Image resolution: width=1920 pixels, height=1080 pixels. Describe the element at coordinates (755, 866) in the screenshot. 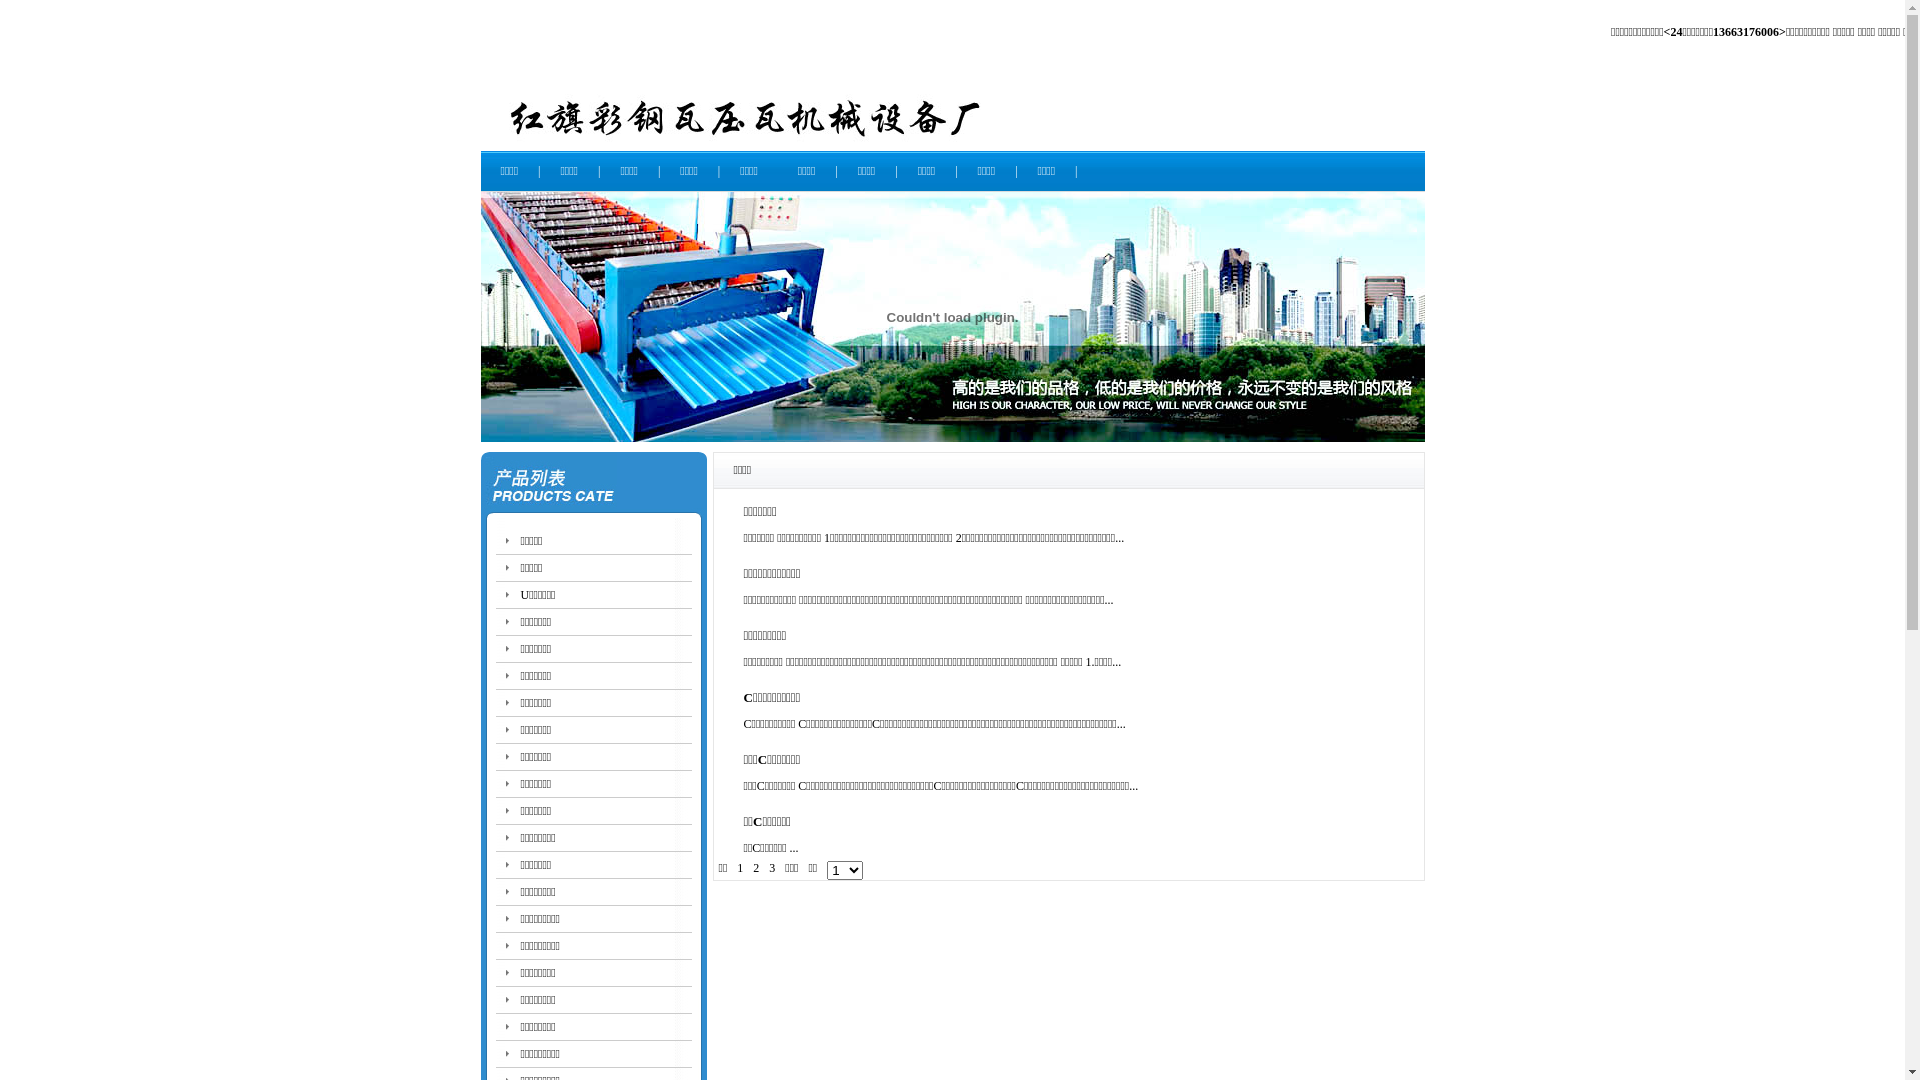

I see `'2'` at that location.